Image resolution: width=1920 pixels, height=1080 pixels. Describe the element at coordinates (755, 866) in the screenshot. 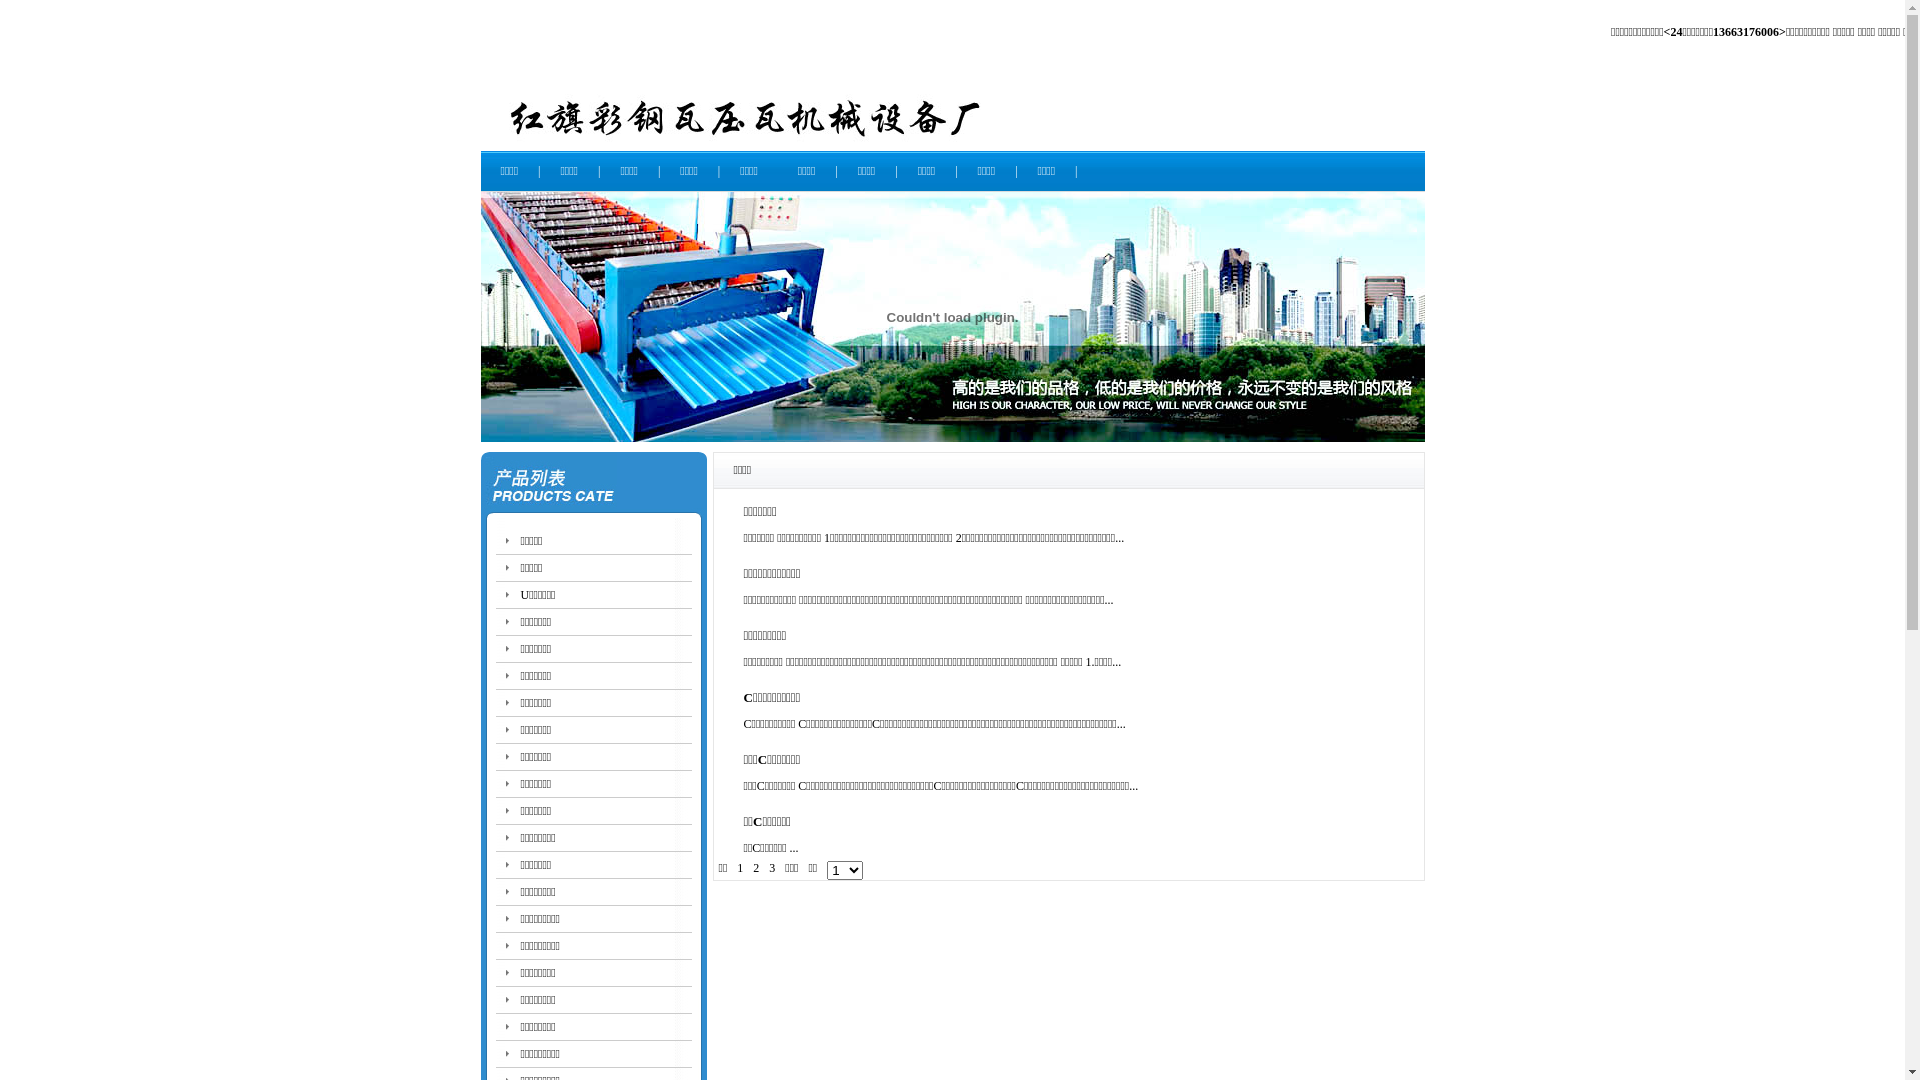

I see `'2'` at that location.